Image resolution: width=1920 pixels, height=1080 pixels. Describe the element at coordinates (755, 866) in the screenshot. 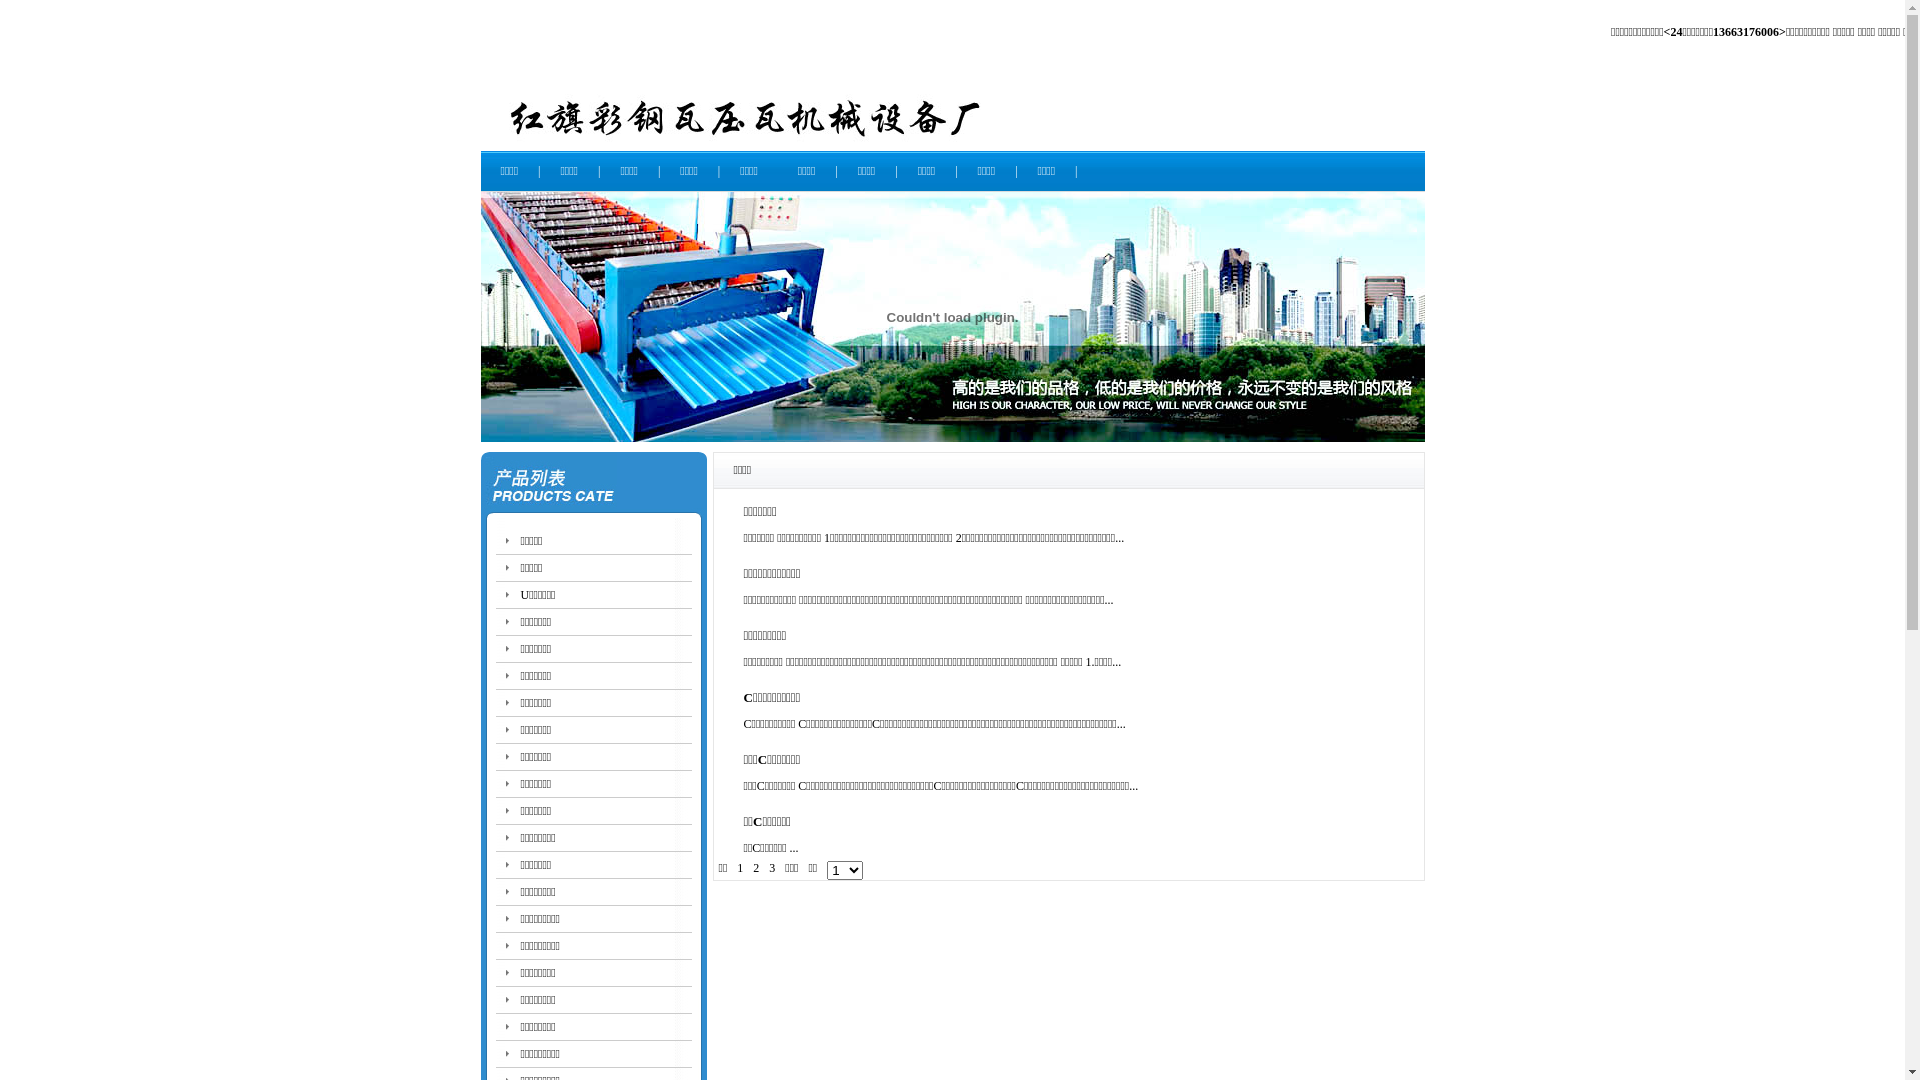

I see `'2'` at that location.